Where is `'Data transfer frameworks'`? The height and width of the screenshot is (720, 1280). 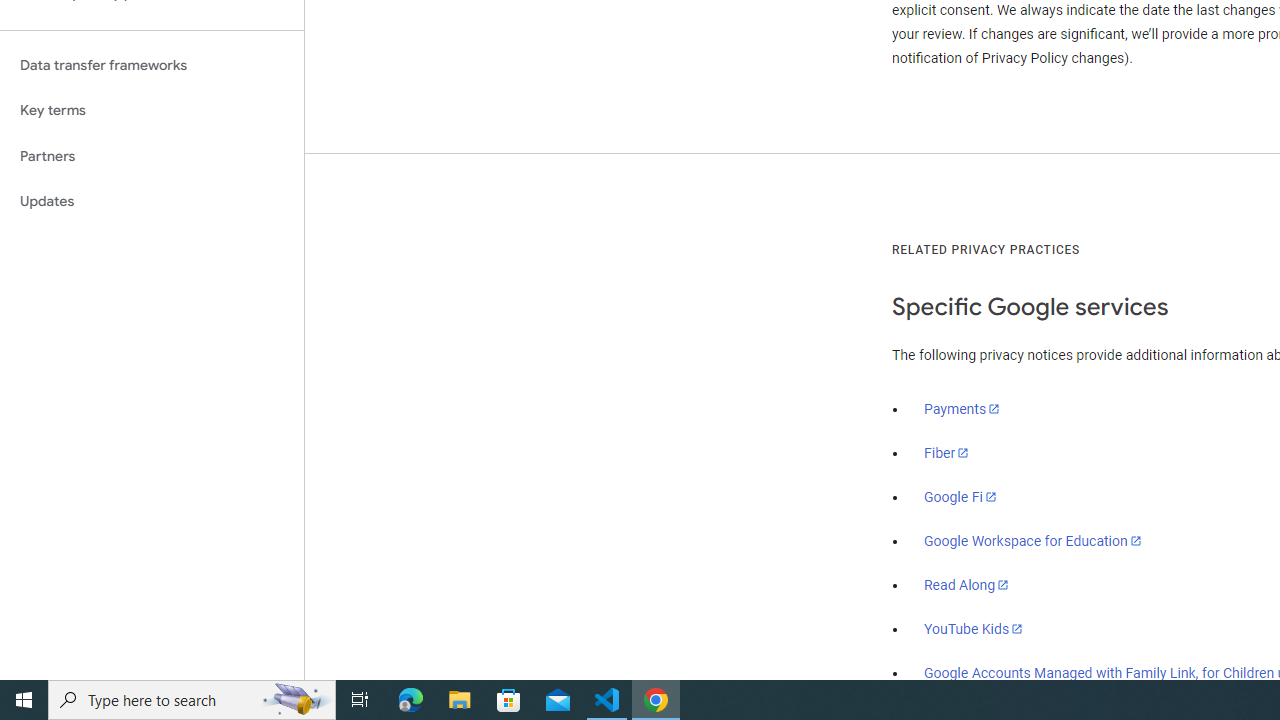 'Data transfer frameworks' is located at coordinates (151, 64).